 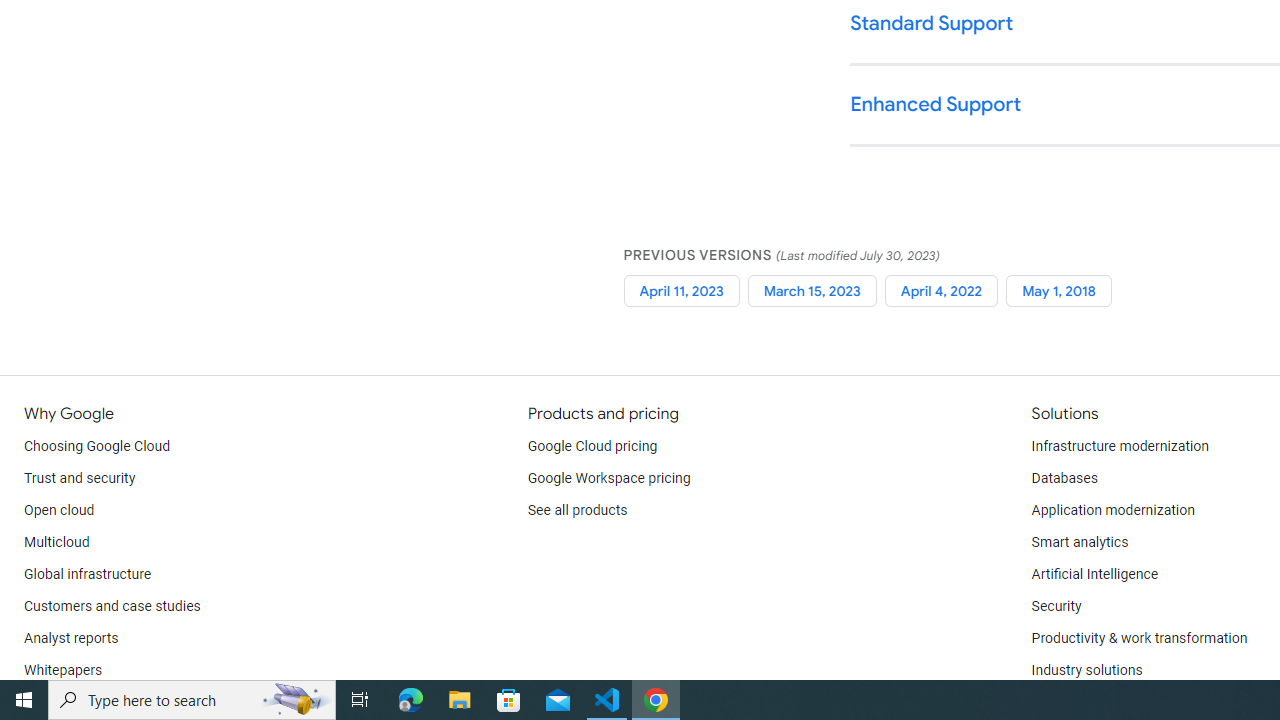 I want to click on 'Databases', so click(x=1063, y=479).